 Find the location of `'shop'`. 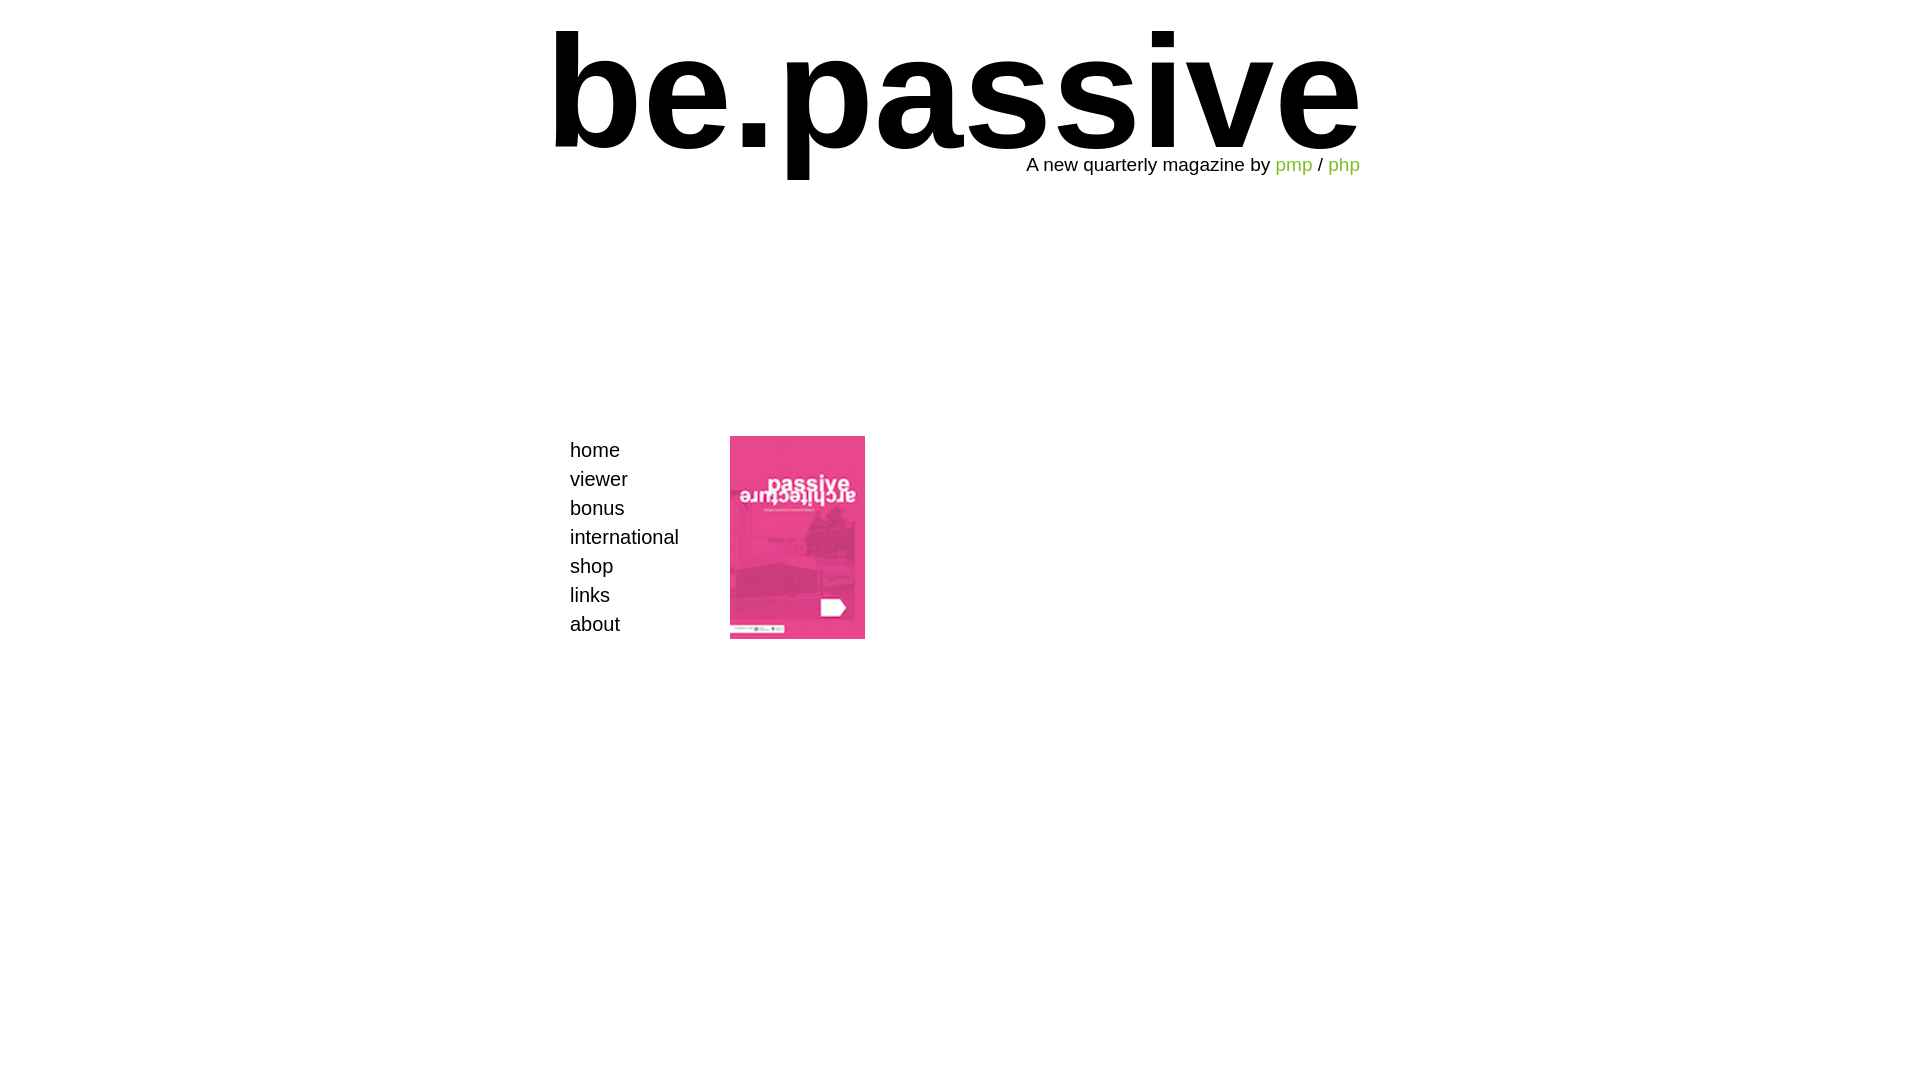

'shop' is located at coordinates (618, 566).